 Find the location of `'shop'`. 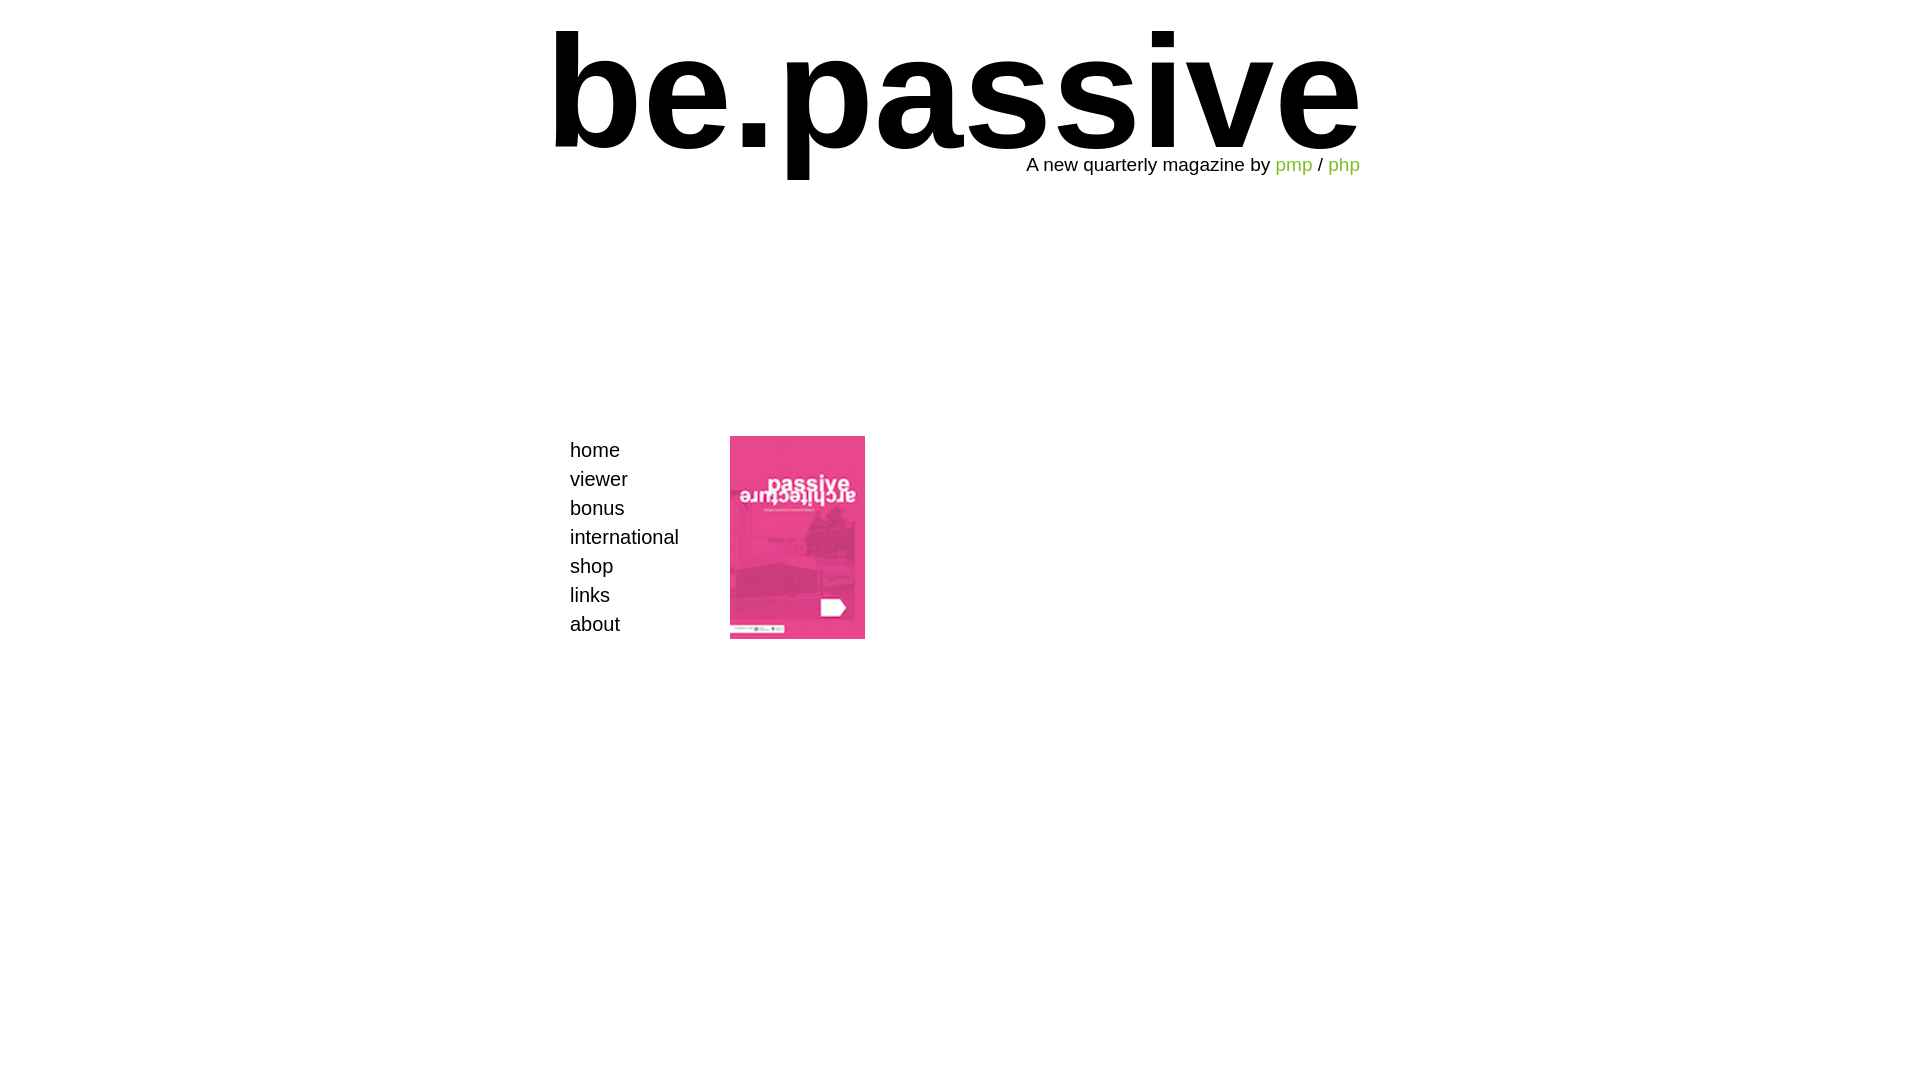

'shop' is located at coordinates (618, 566).